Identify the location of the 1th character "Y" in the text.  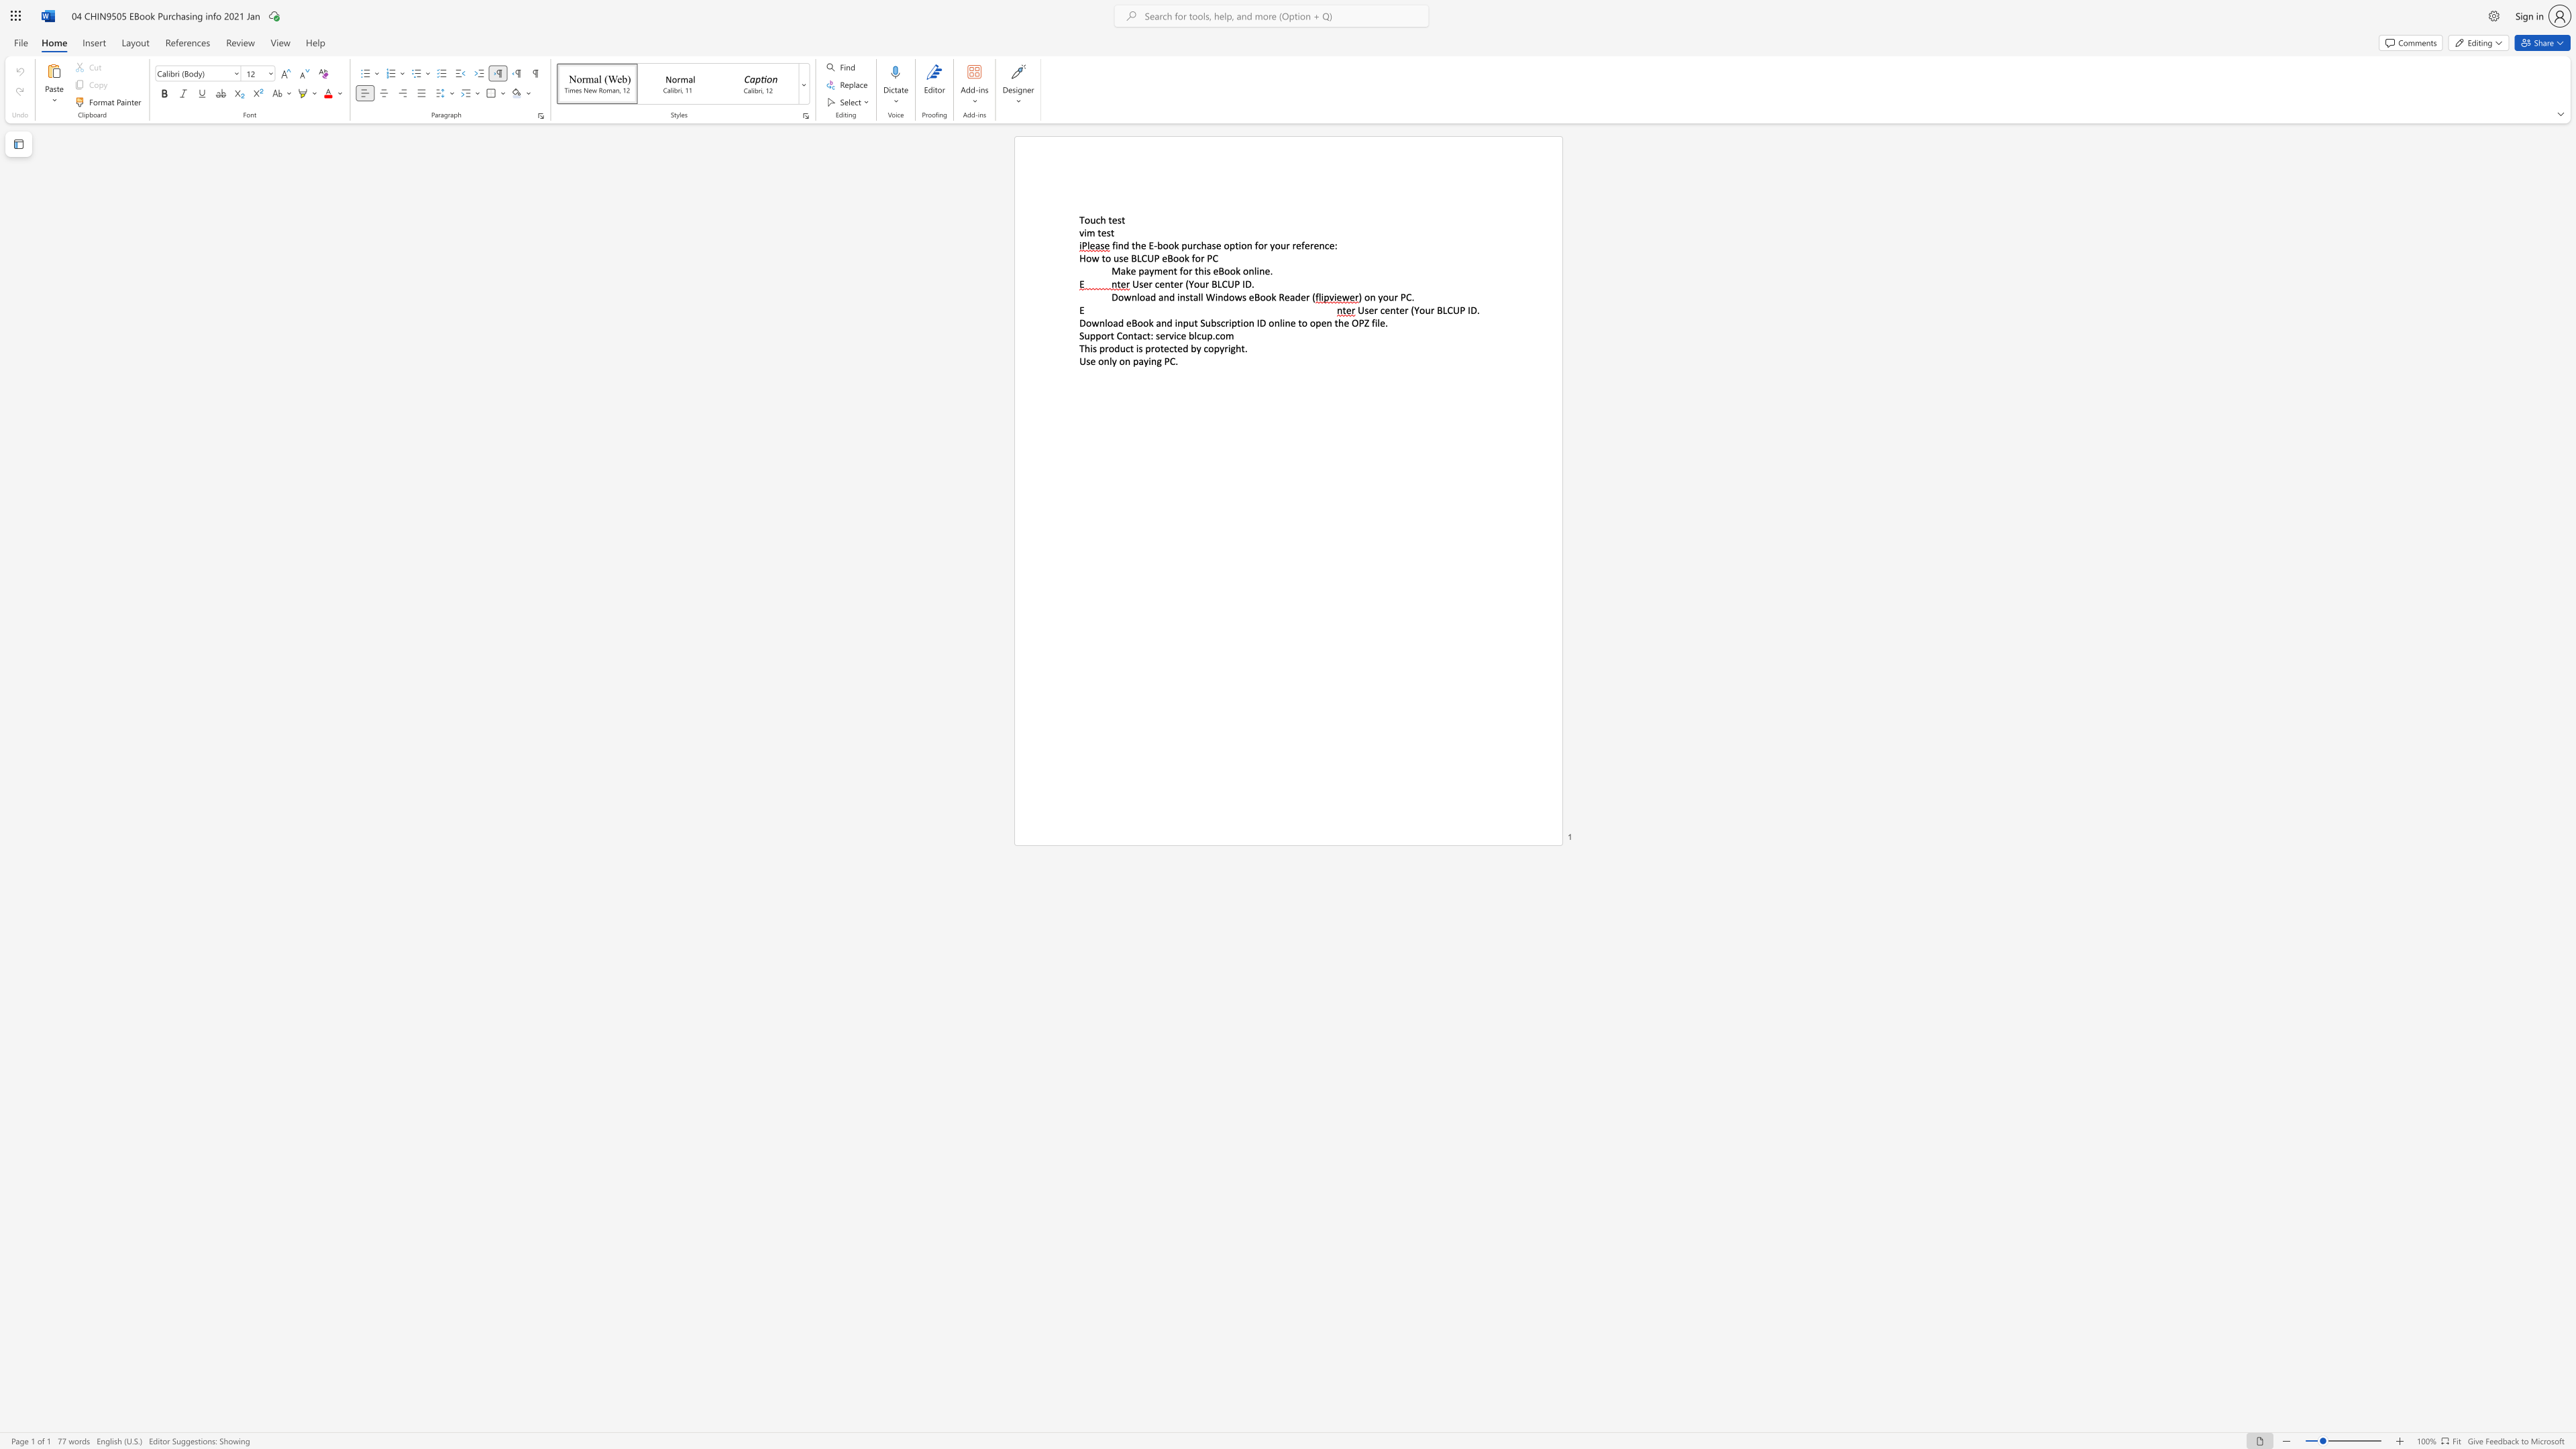
(1416, 309).